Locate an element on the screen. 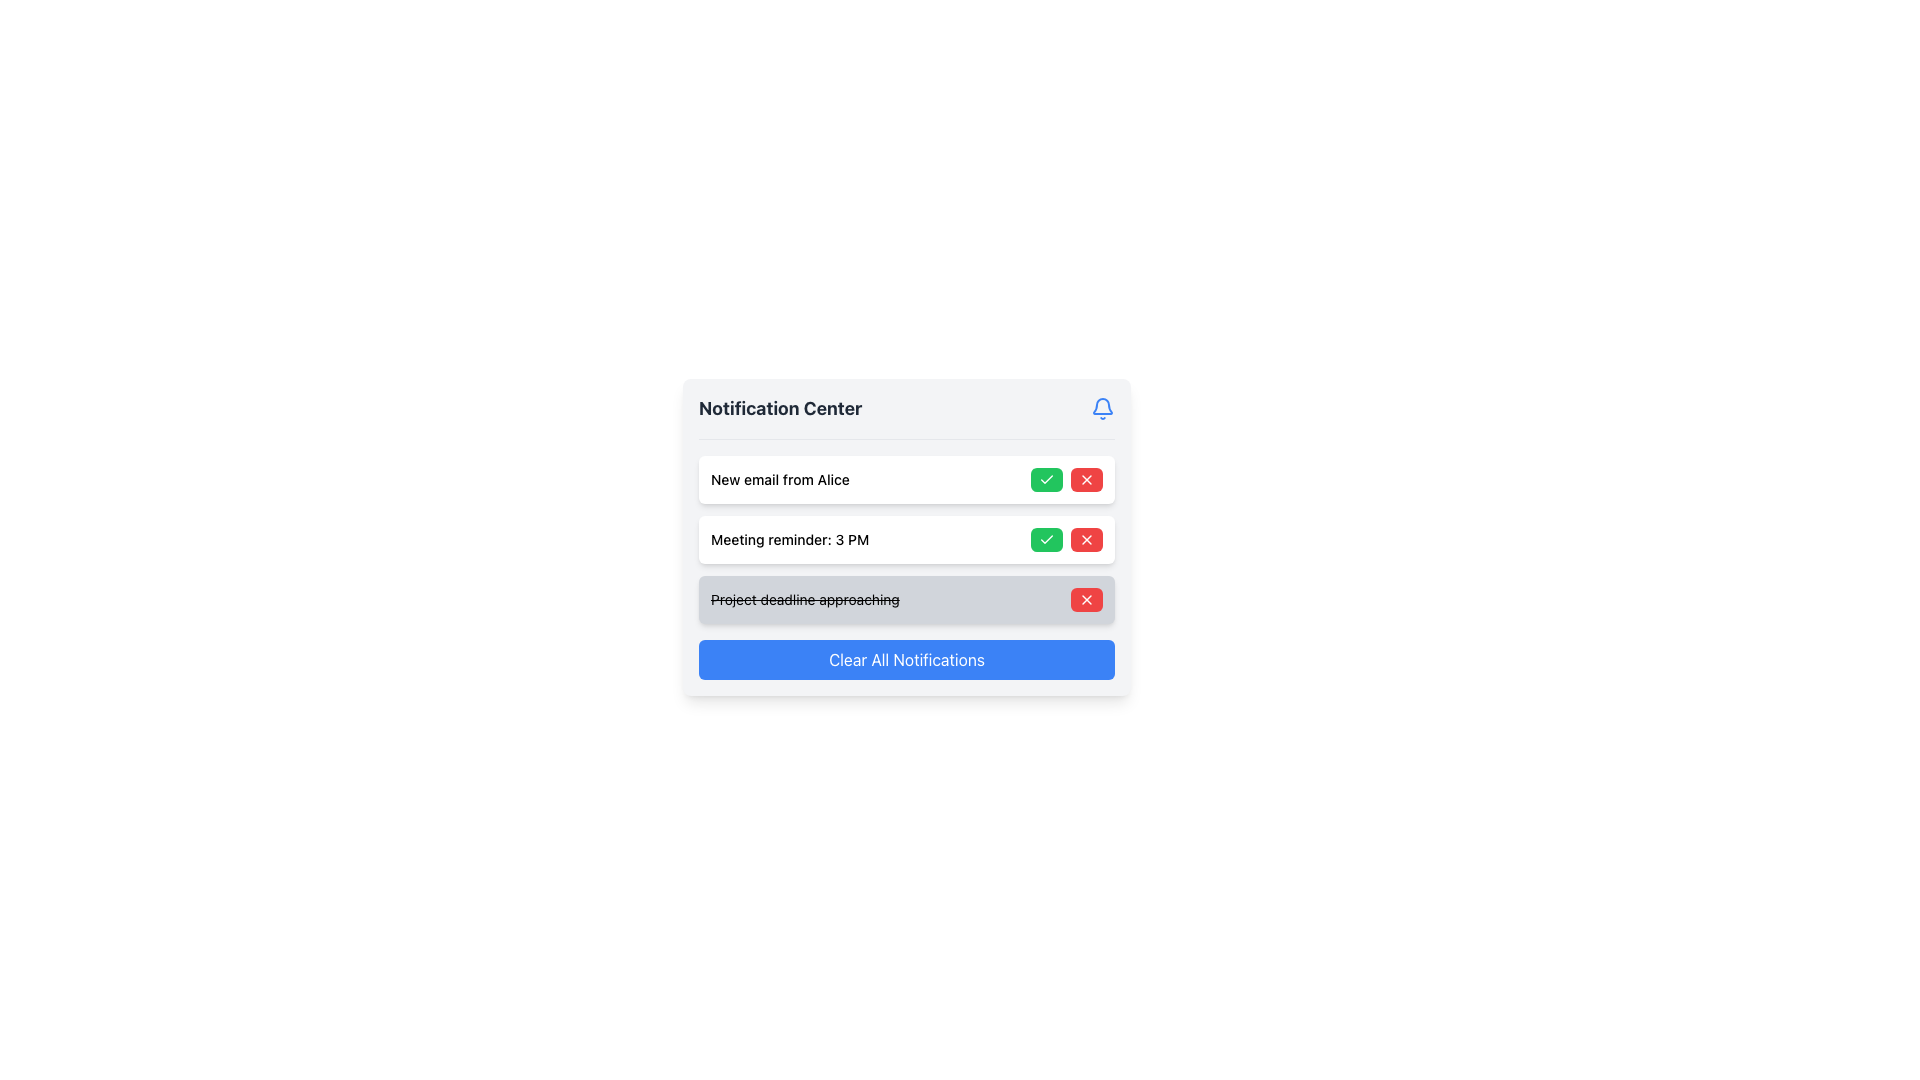  the green button on each notification item within the Notification Center to mark it as acknowledged is located at coordinates (906, 535).